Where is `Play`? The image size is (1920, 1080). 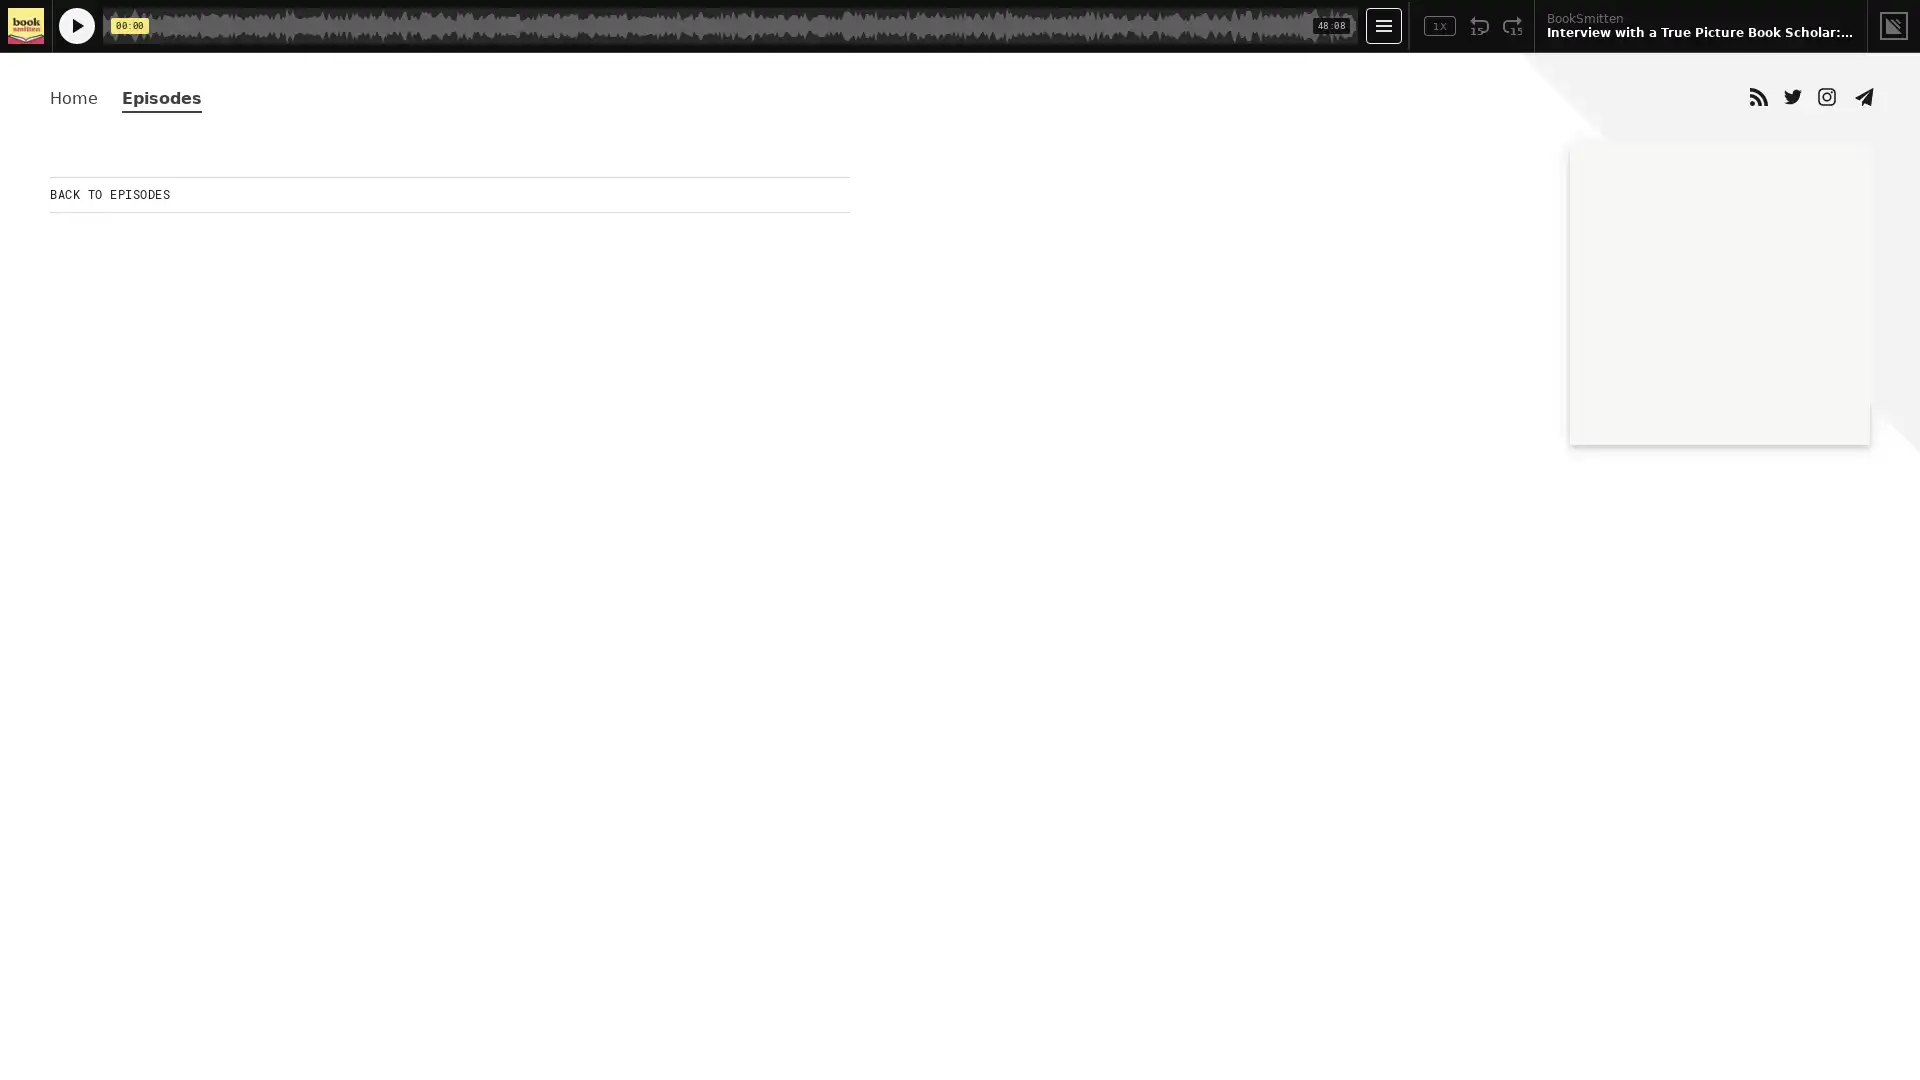
Play is located at coordinates (76, 26).